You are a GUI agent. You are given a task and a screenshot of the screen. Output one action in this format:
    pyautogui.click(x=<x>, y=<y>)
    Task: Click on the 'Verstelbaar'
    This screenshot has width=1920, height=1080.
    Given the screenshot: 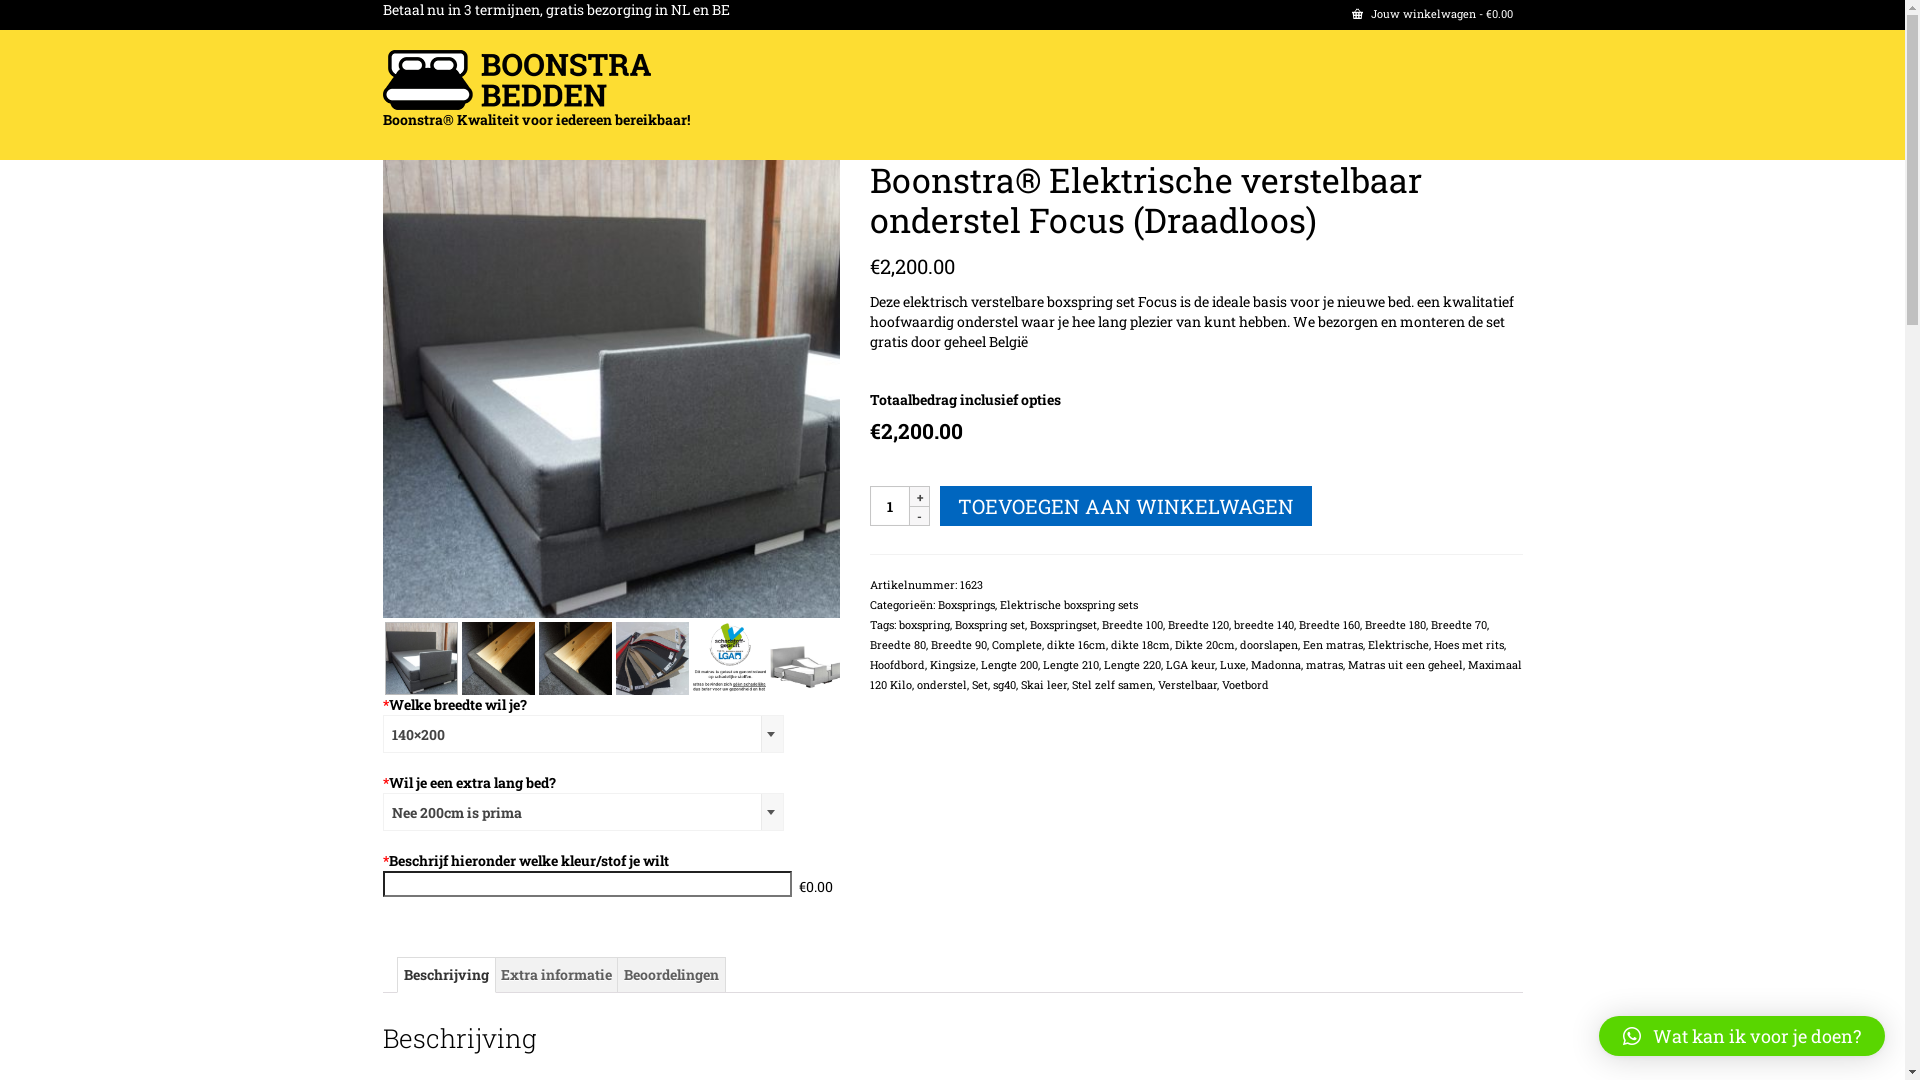 What is the action you would take?
    pyautogui.click(x=1157, y=683)
    